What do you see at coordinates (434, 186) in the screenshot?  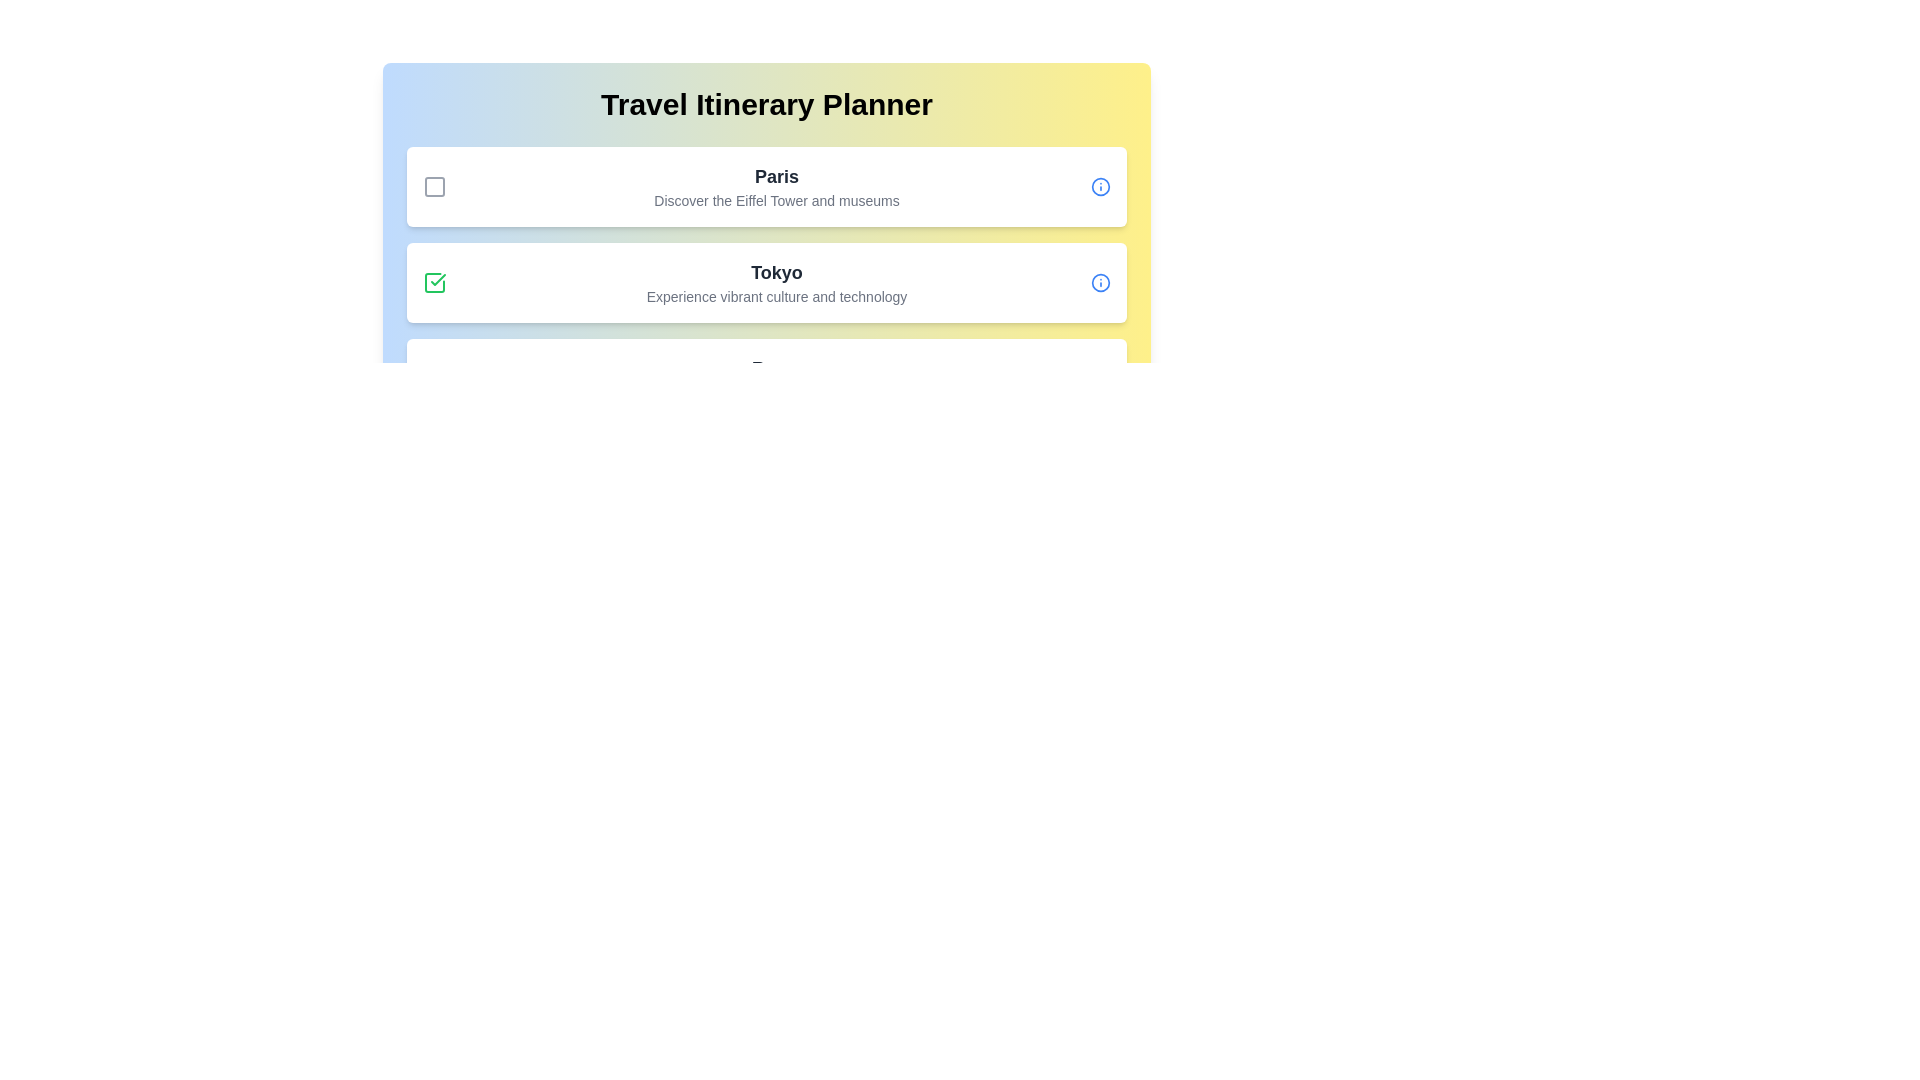 I see `the icon that serves as a visual and functional part of the checkbox widget located adjacent to the descriptive text for 'Paris'` at bounding box center [434, 186].